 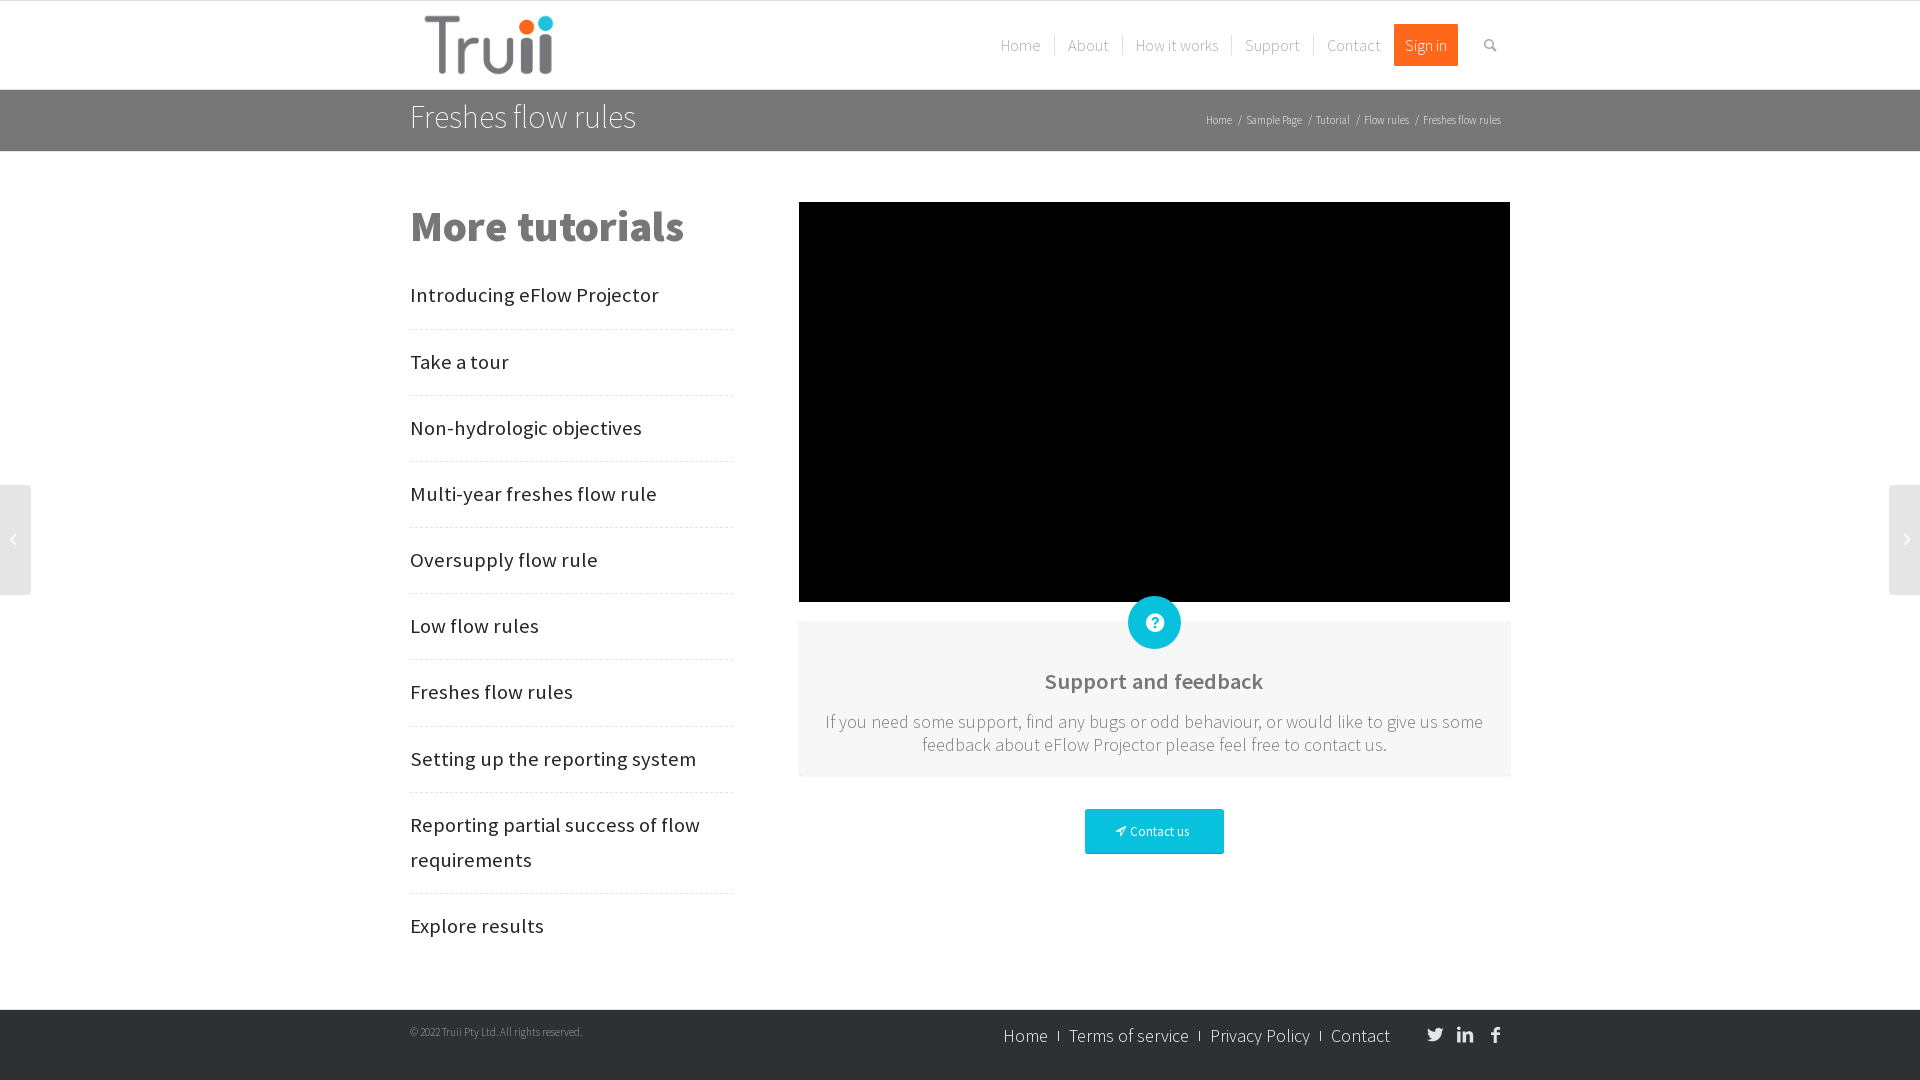 What do you see at coordinates (523, 116) in the screenshot?
I see `'Freshes flow rules'` at bounding box center [523, 116].